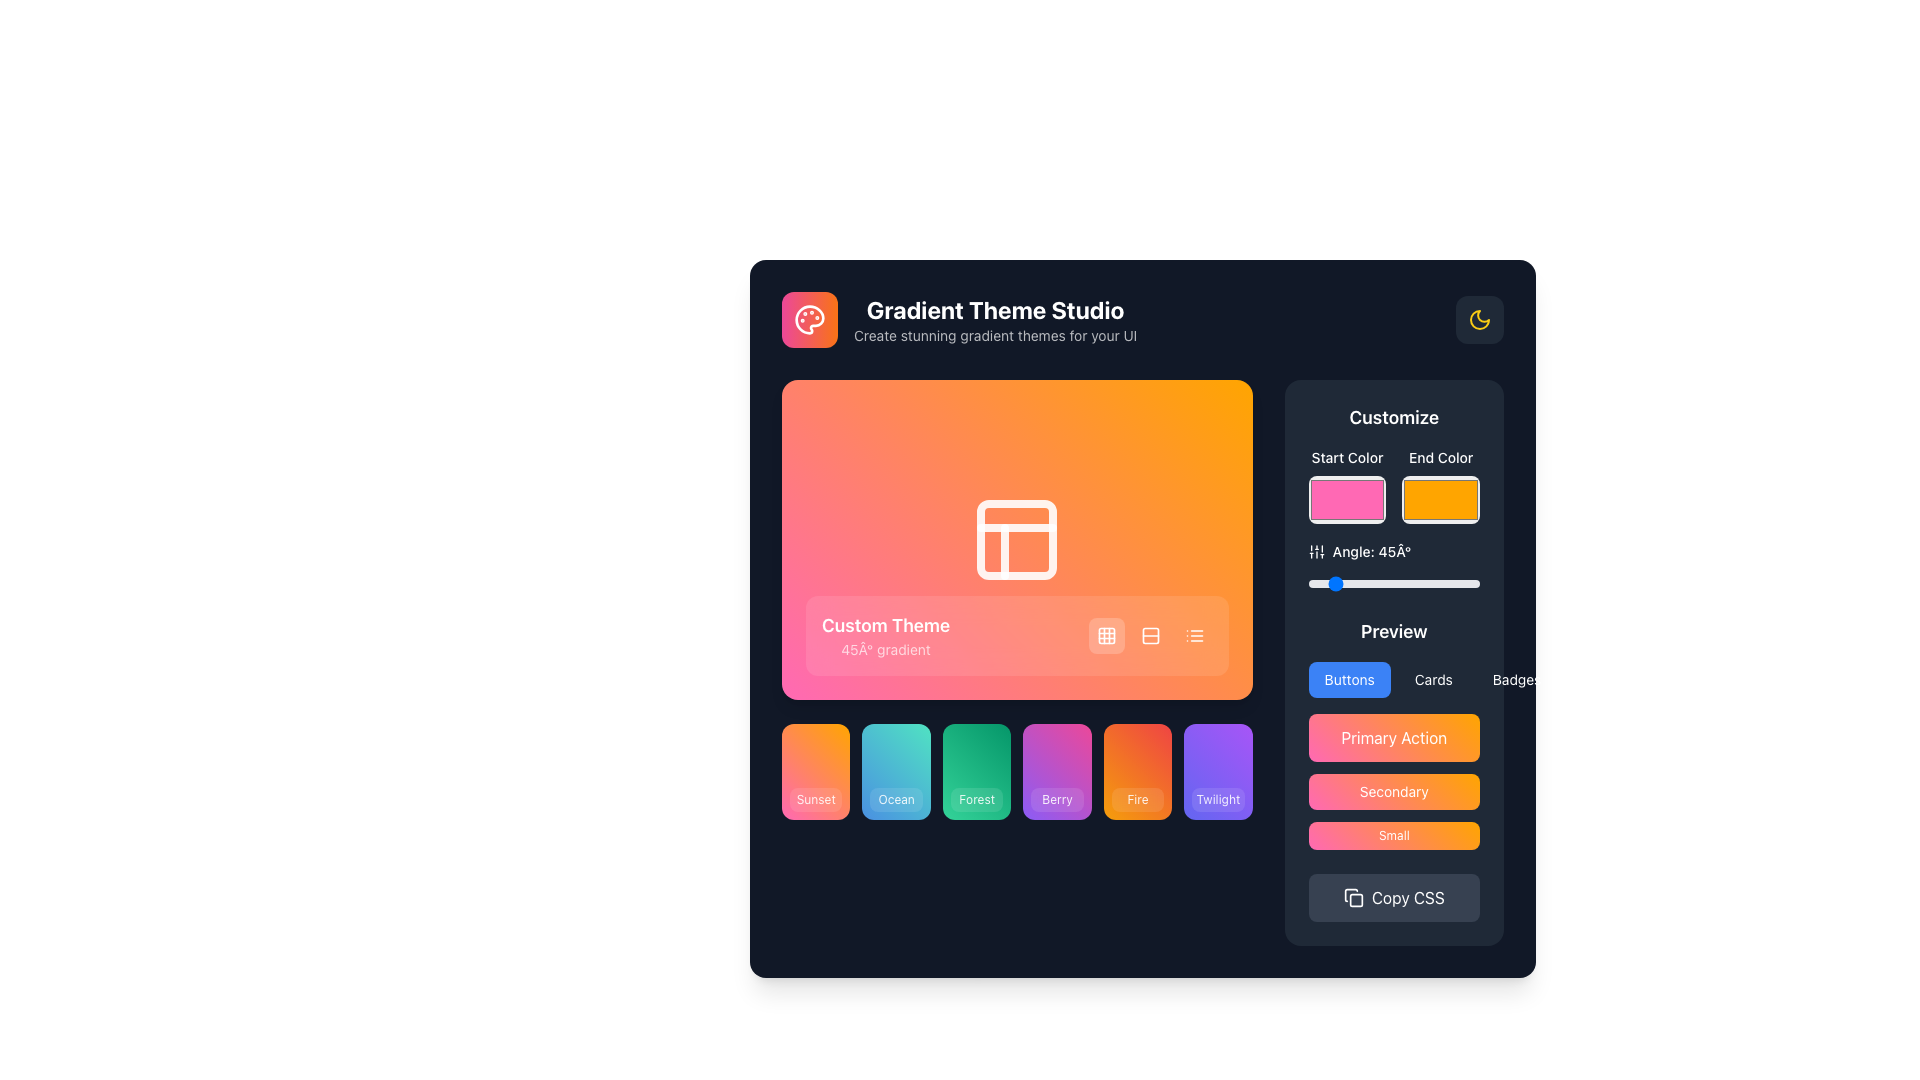 The height and width of the screenshot is (1080, 1920). What do you see at coordinates (1217, 770) in the screenshot?
I see `the 'Twilight' selectable card for keyboard selection` at bounding box center [1217, 770].